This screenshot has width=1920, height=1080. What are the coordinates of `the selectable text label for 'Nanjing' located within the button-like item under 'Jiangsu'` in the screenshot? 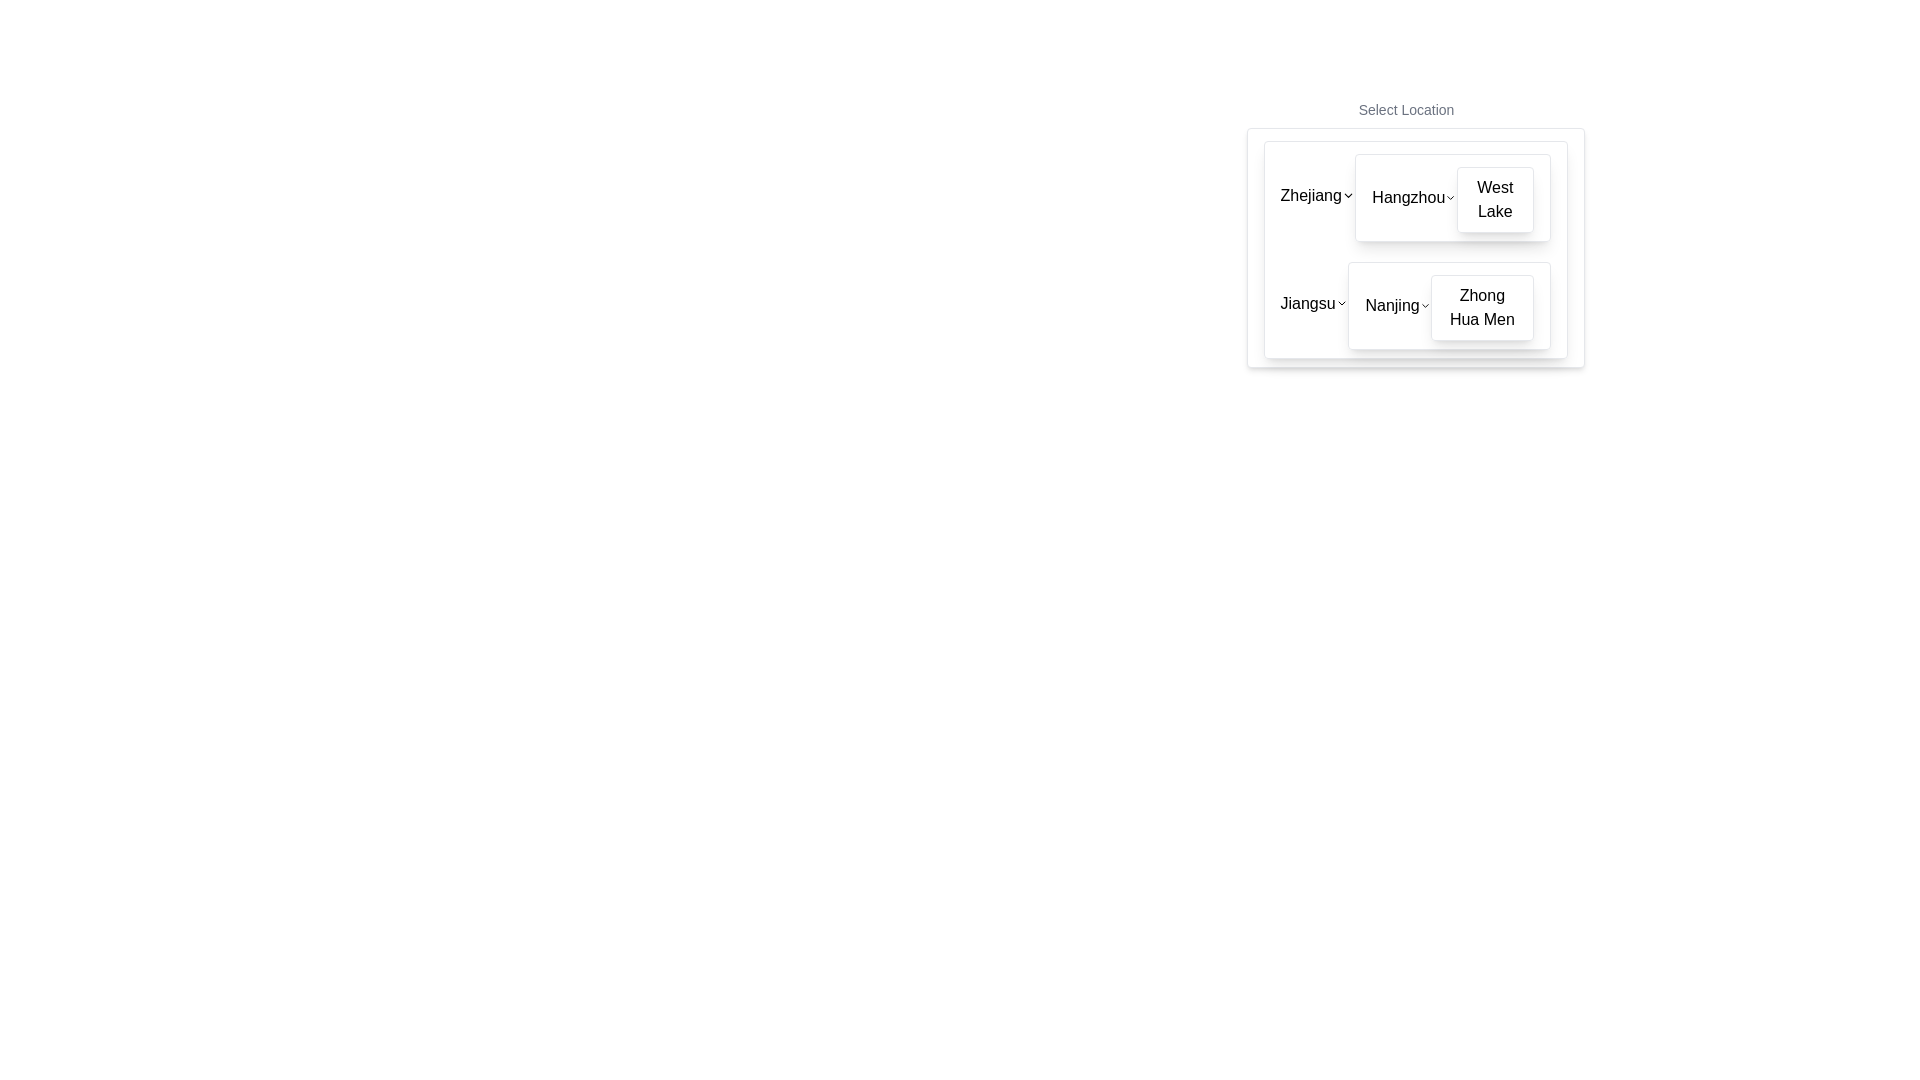 It's located at (1391, 305).